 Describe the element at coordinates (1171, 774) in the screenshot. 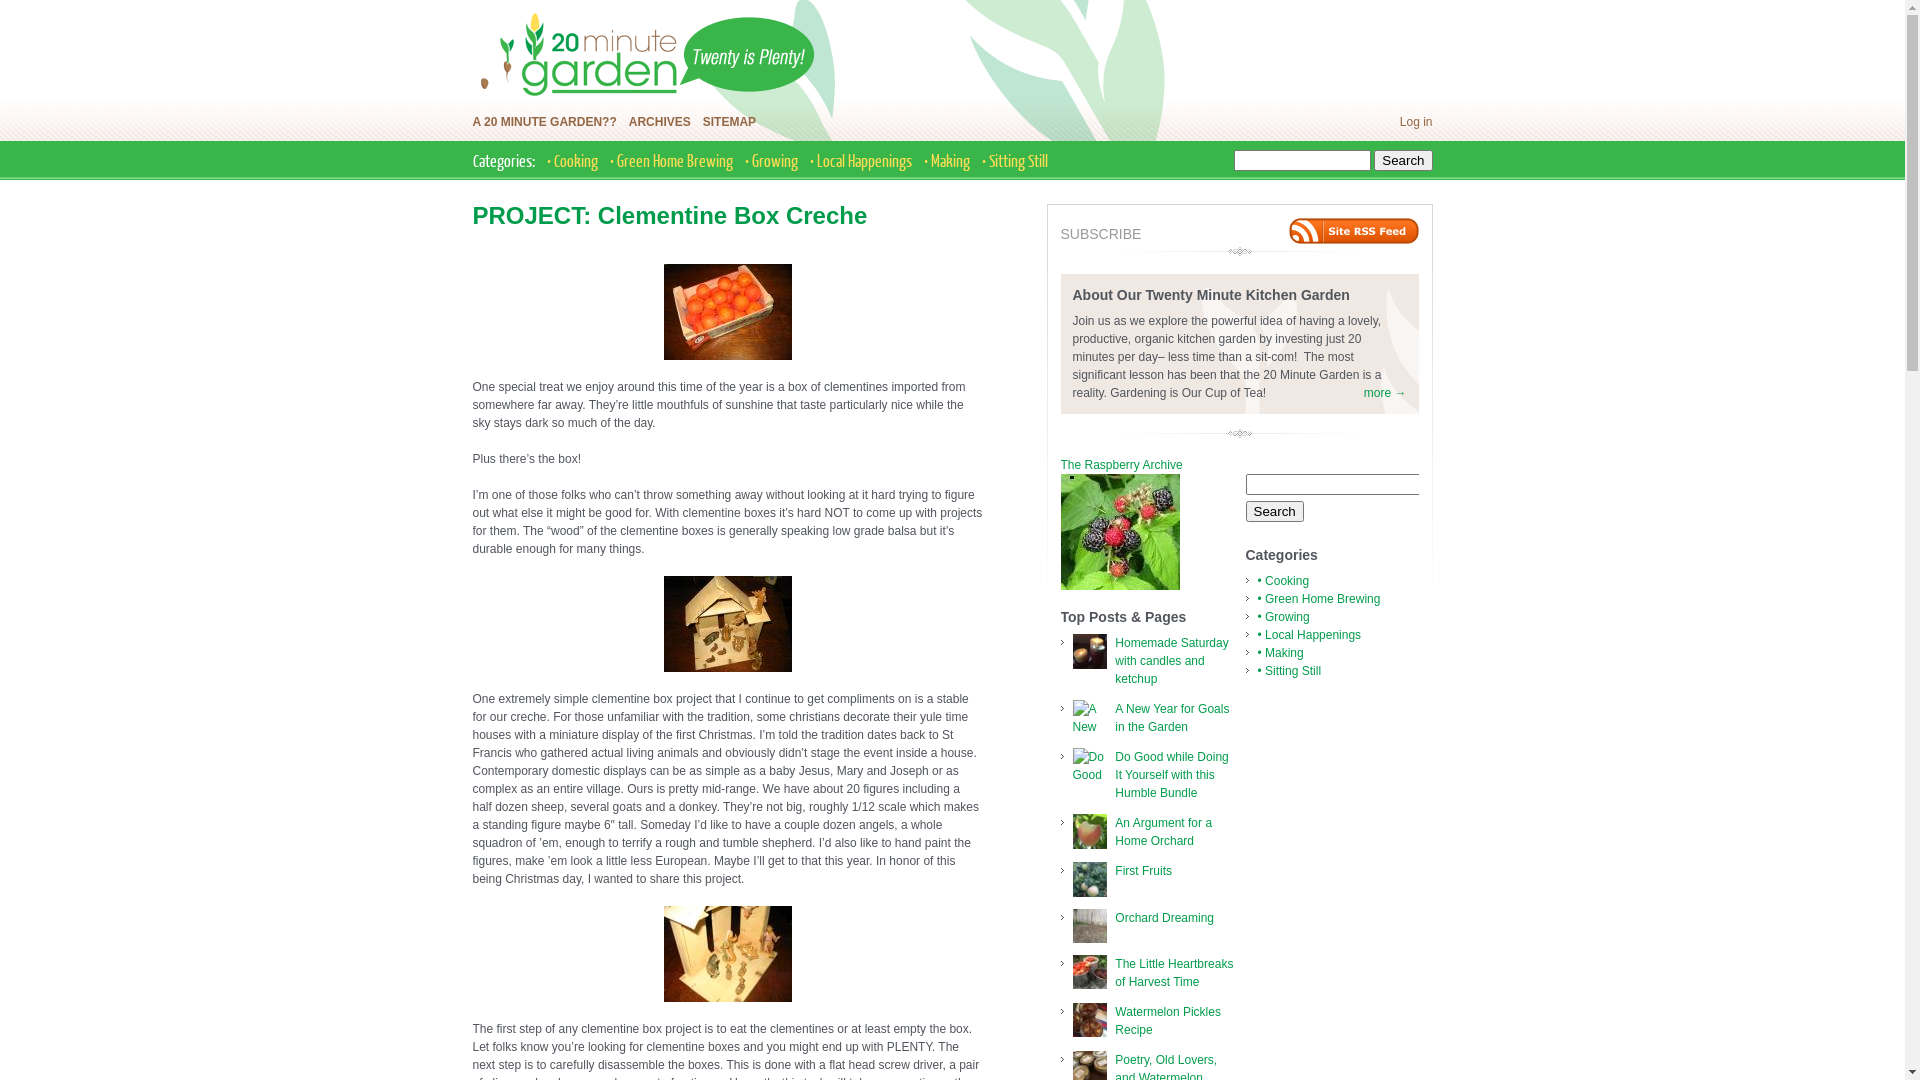

I see `'Do Good while Doing It Yourself with this Humble Bundle'` at that location.